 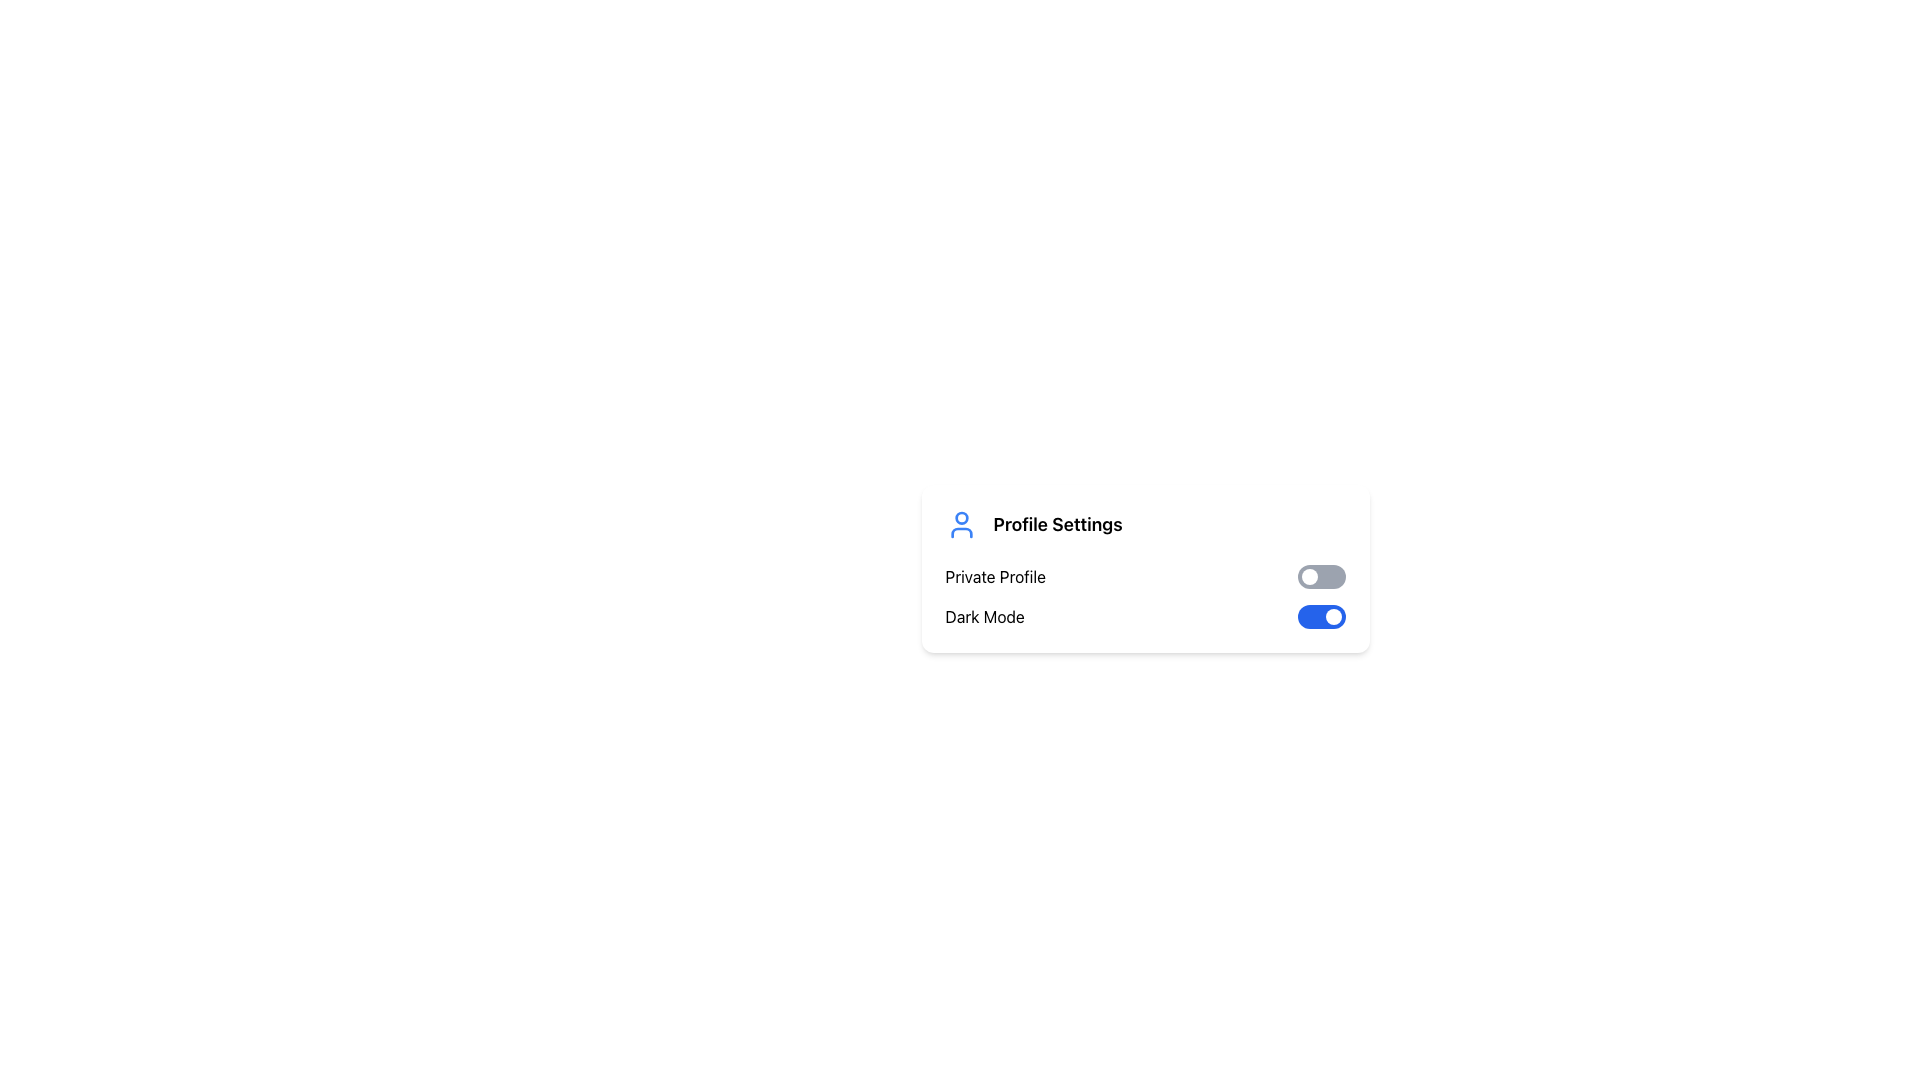 I want to click on the user icon element in the 'Profile Settings' section, which is depicted as a simplified outline of a person with a blue stroke color, located to the left of the 'Profile Settings' text, so click(x=961, y=523).